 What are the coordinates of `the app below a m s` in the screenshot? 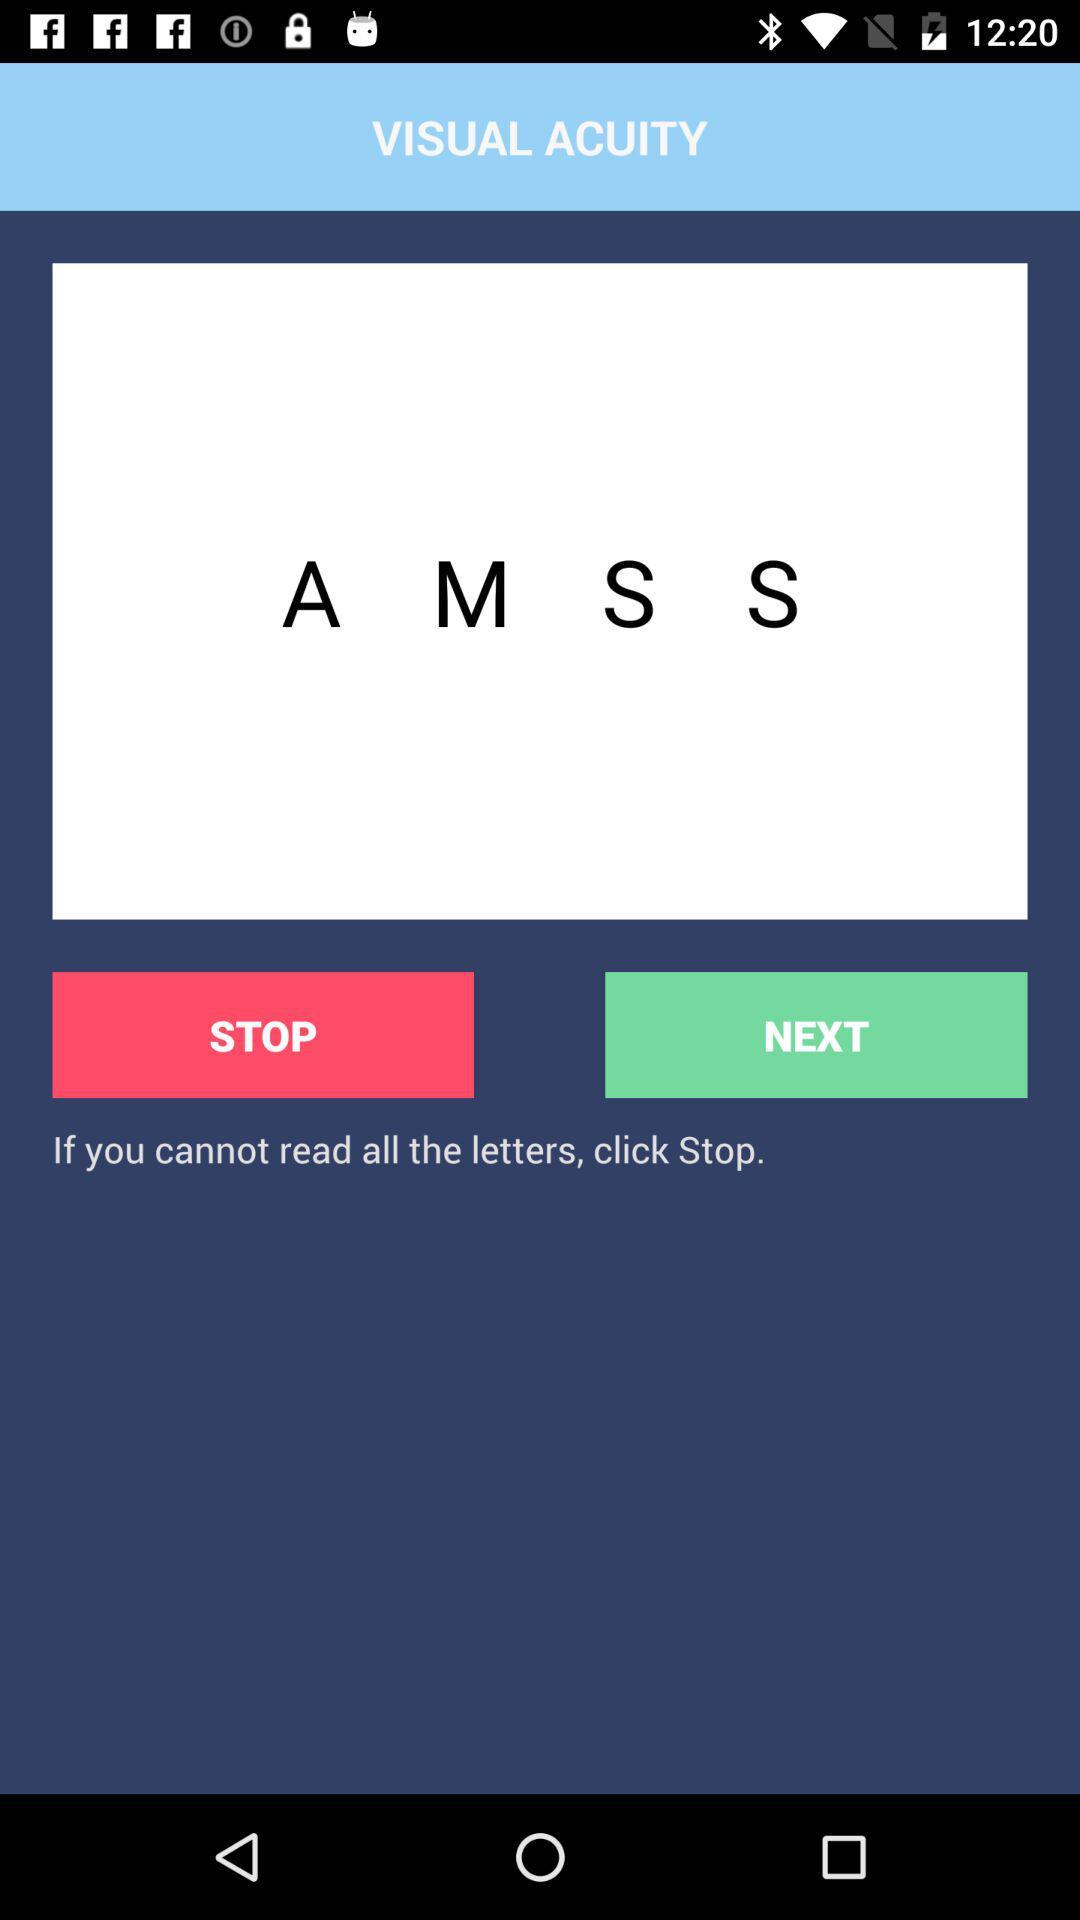 It's located at (816, 1035).